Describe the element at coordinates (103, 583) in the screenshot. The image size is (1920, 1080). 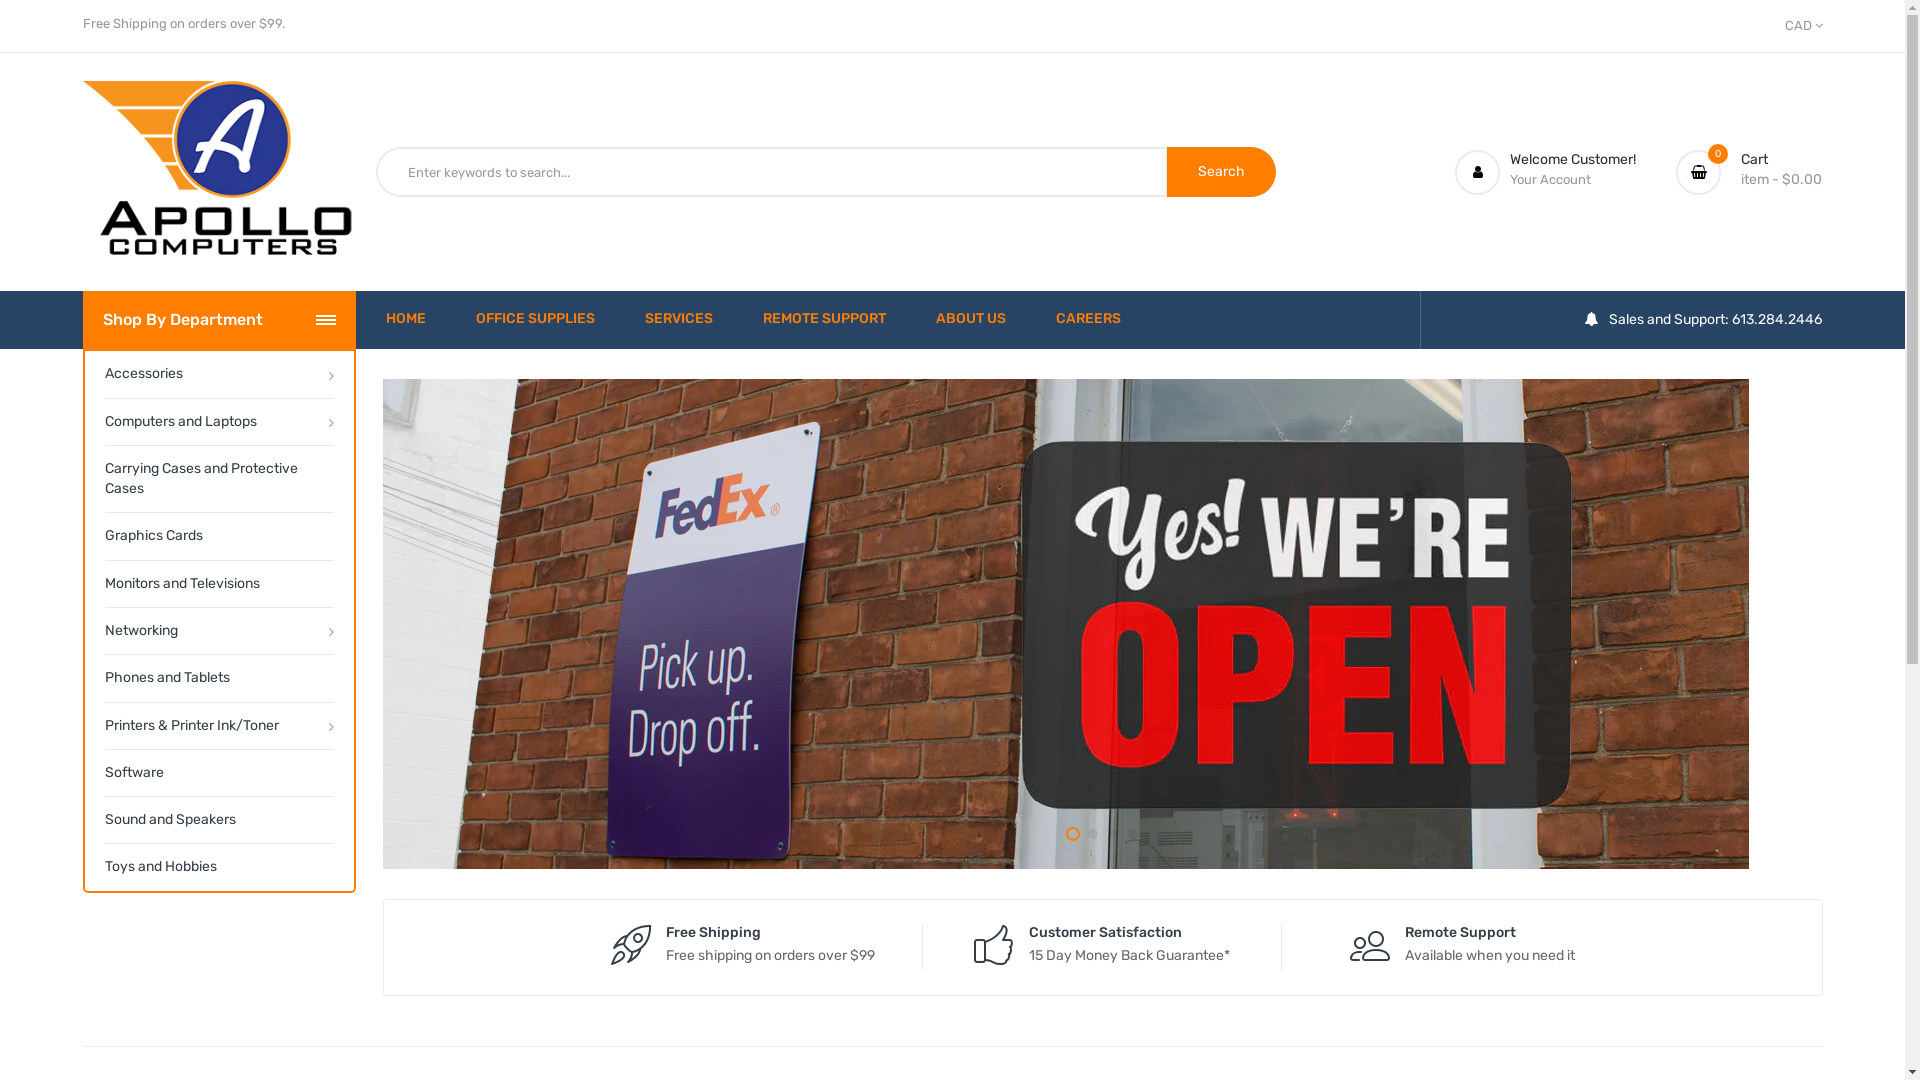
I see `'Monitors and Televisions'` at that location.